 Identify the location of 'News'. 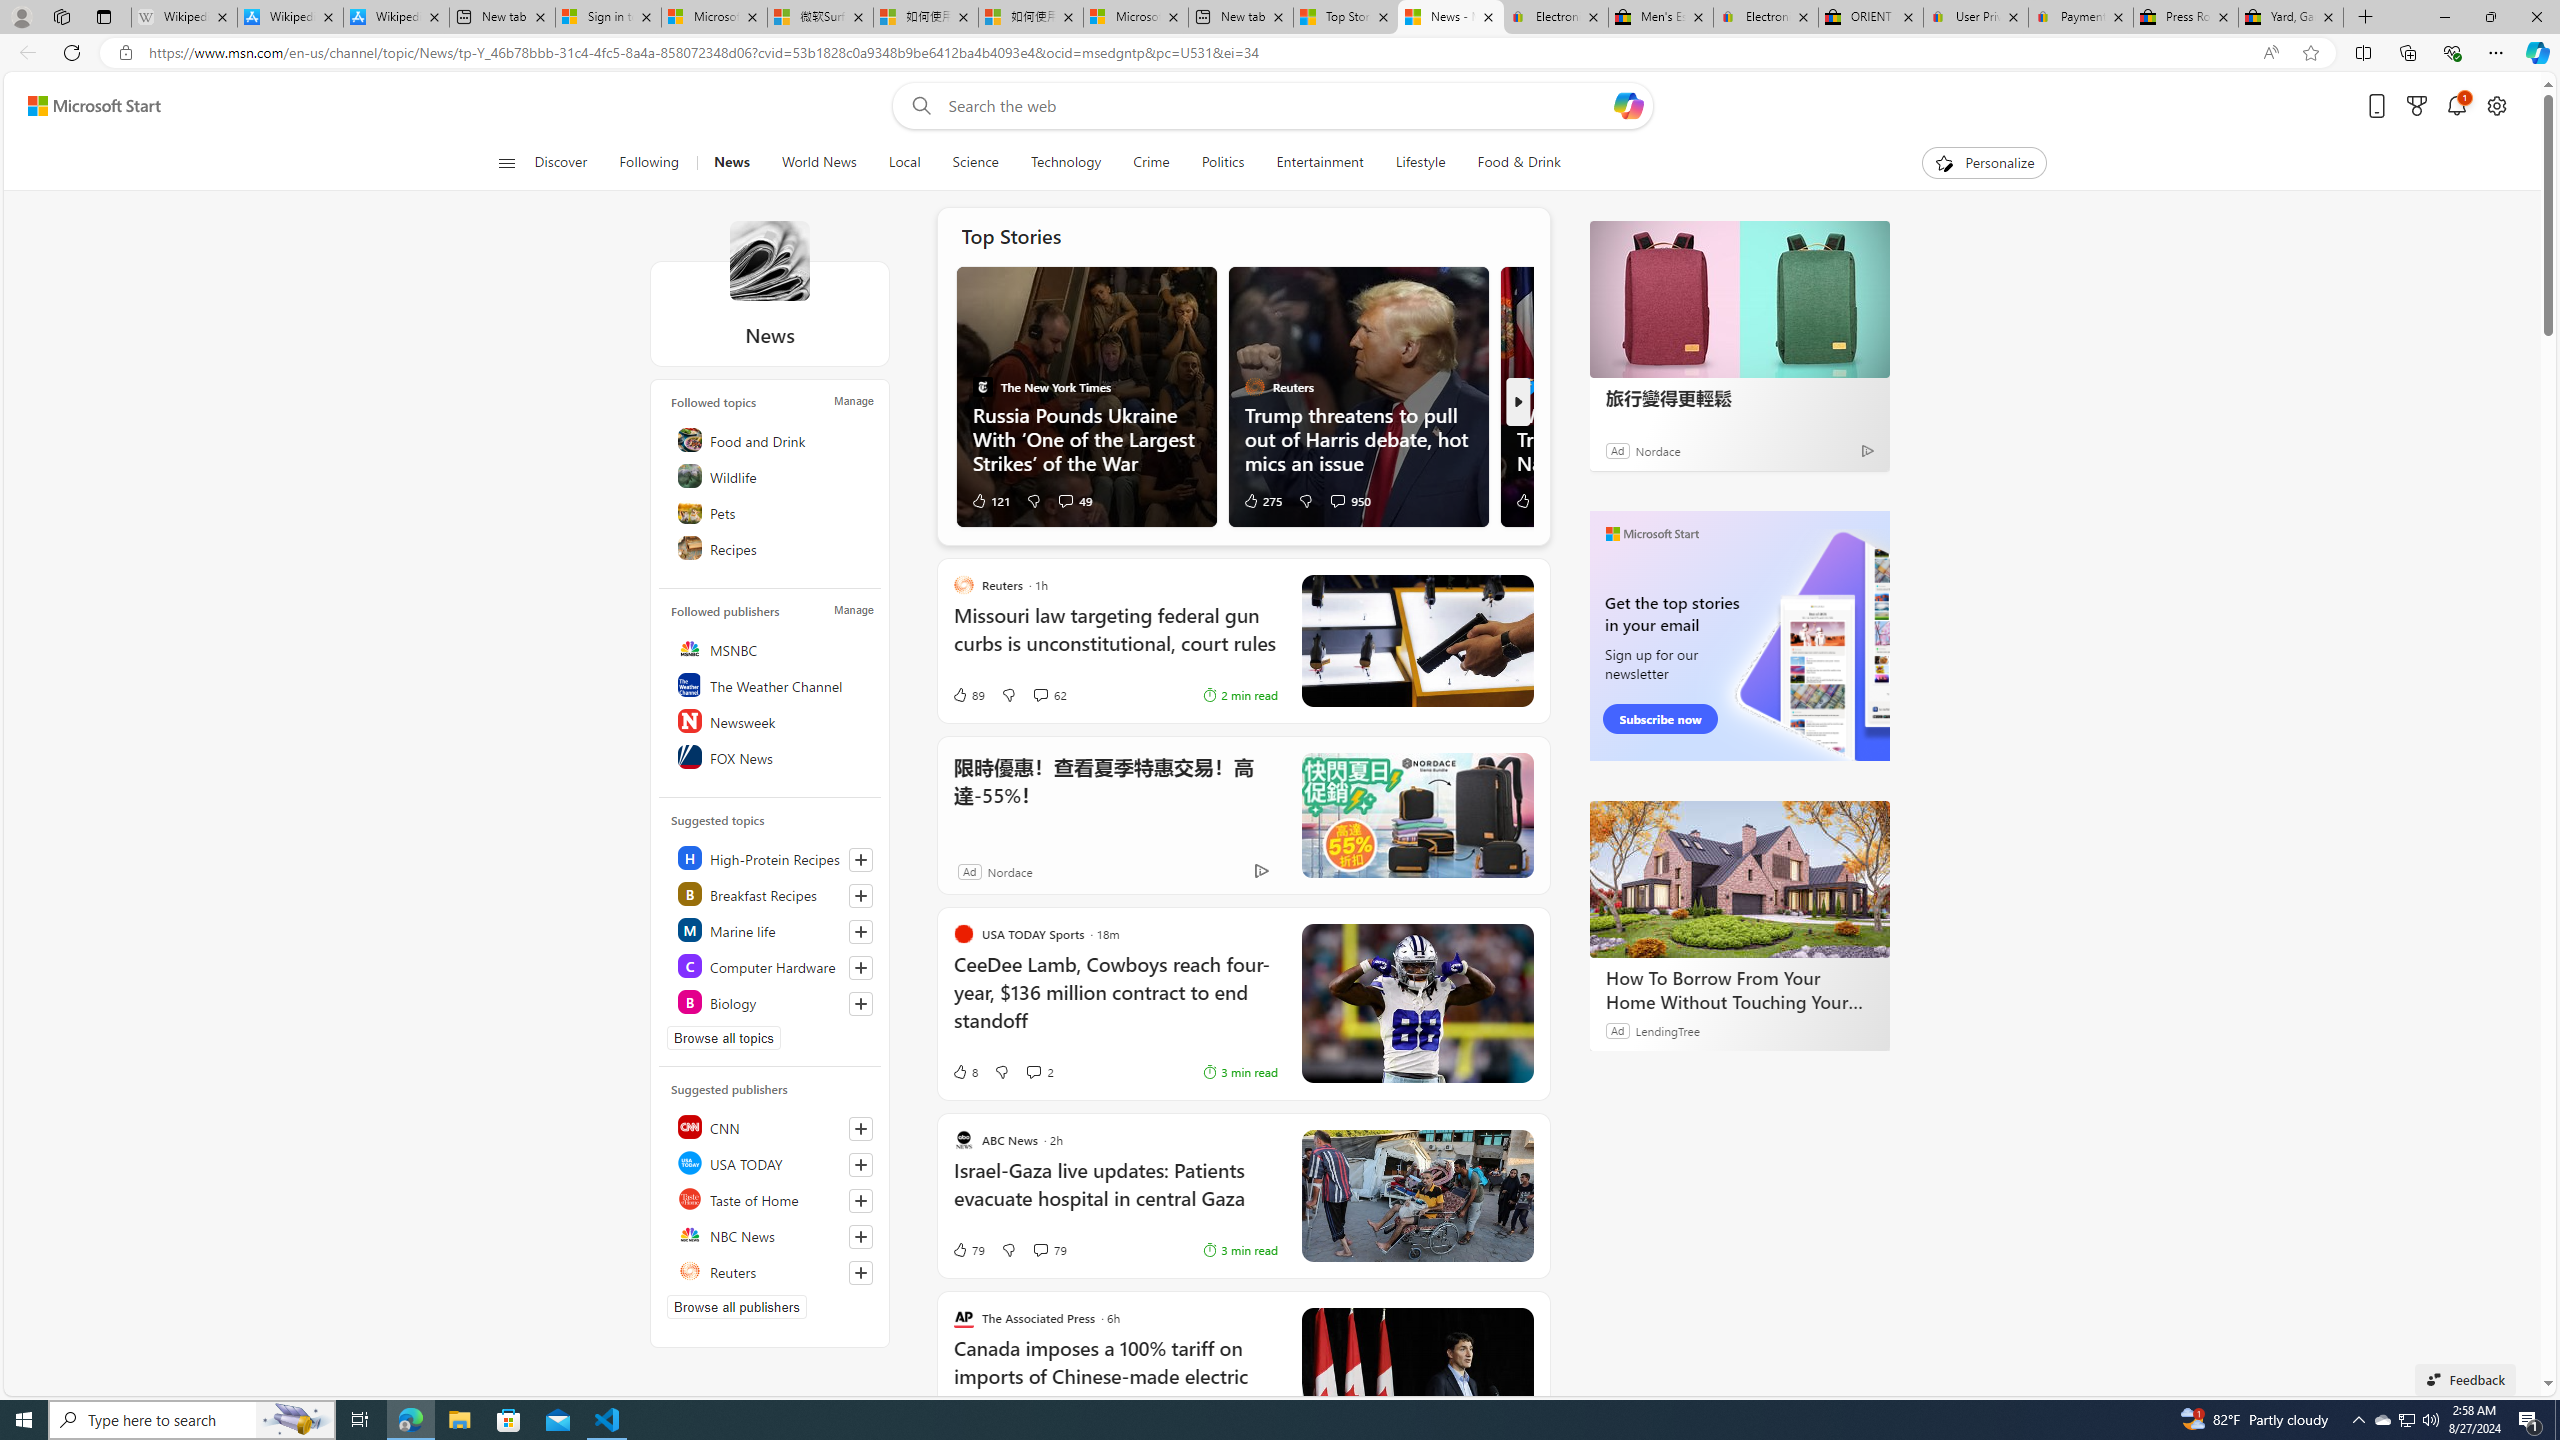
(769, 260).